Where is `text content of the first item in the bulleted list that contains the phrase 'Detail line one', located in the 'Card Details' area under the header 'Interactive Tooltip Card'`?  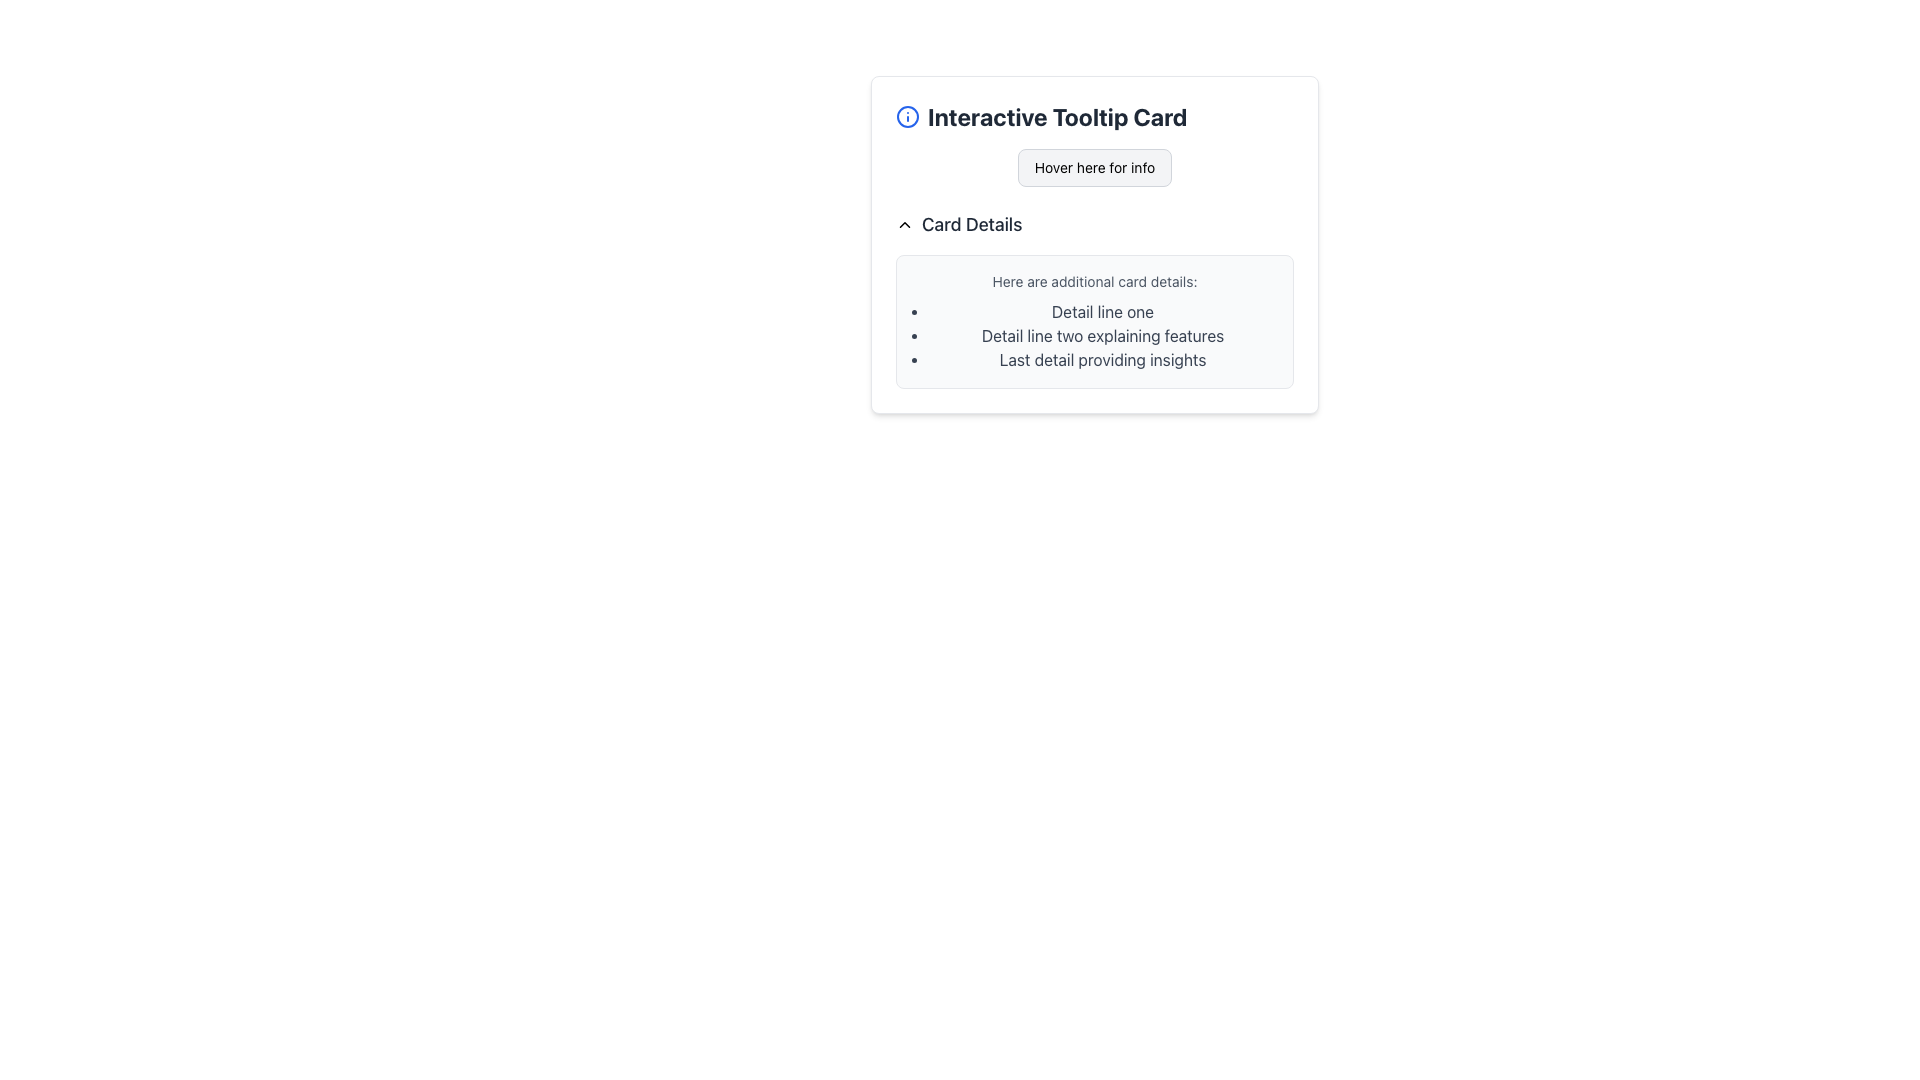
text content of the first item in the bulleted list that contains the phrase 'Detail line one', located in the 'Card Details' area under the header 'Interactive Tooltip Card' is located at coordinates (1102, 312).